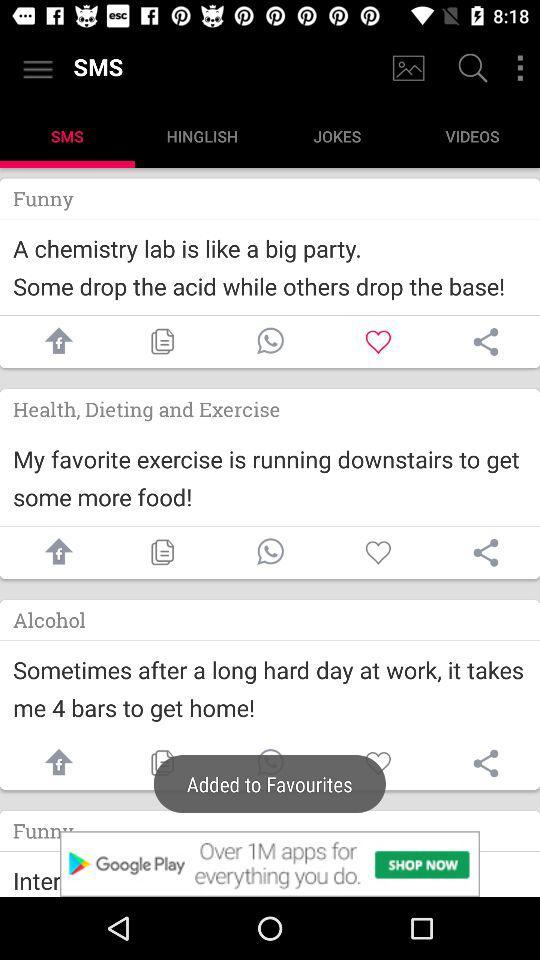 The width and height of the screenshot is (540, 960). I want to click on share on whatsapp, so click(270, 552).